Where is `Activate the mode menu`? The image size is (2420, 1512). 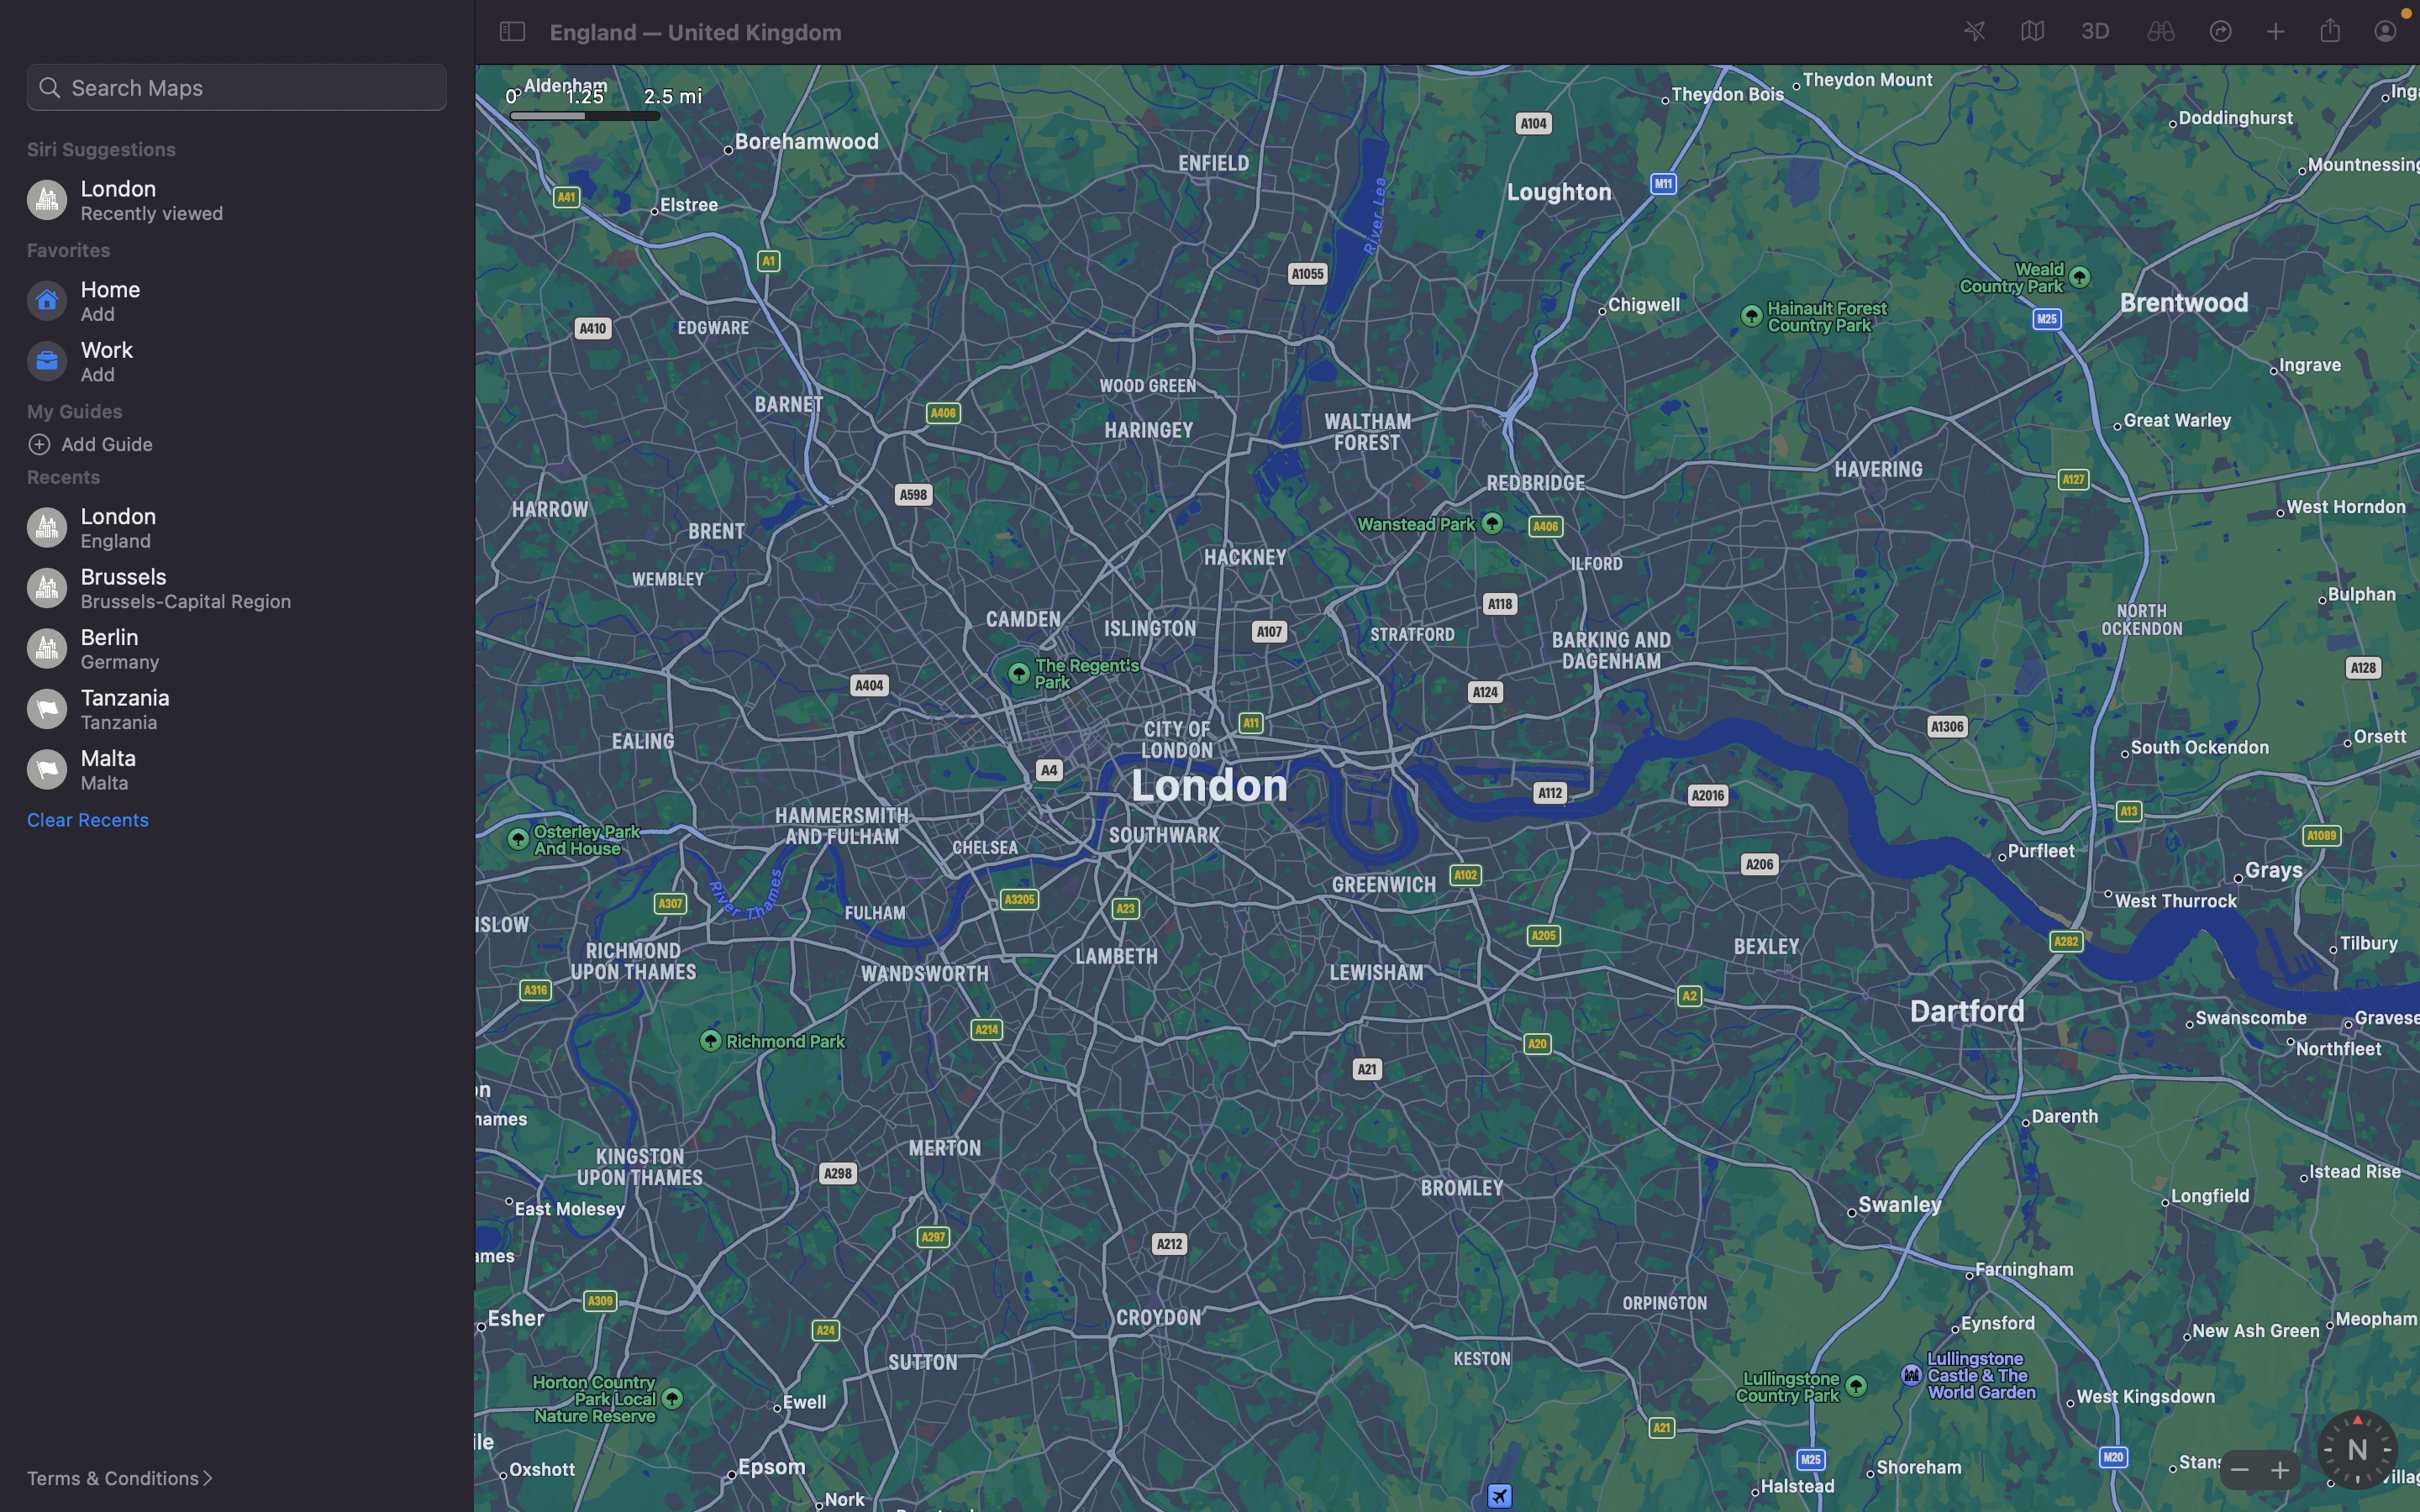 Activate the mode menu is located at coordinates (2029, 32).